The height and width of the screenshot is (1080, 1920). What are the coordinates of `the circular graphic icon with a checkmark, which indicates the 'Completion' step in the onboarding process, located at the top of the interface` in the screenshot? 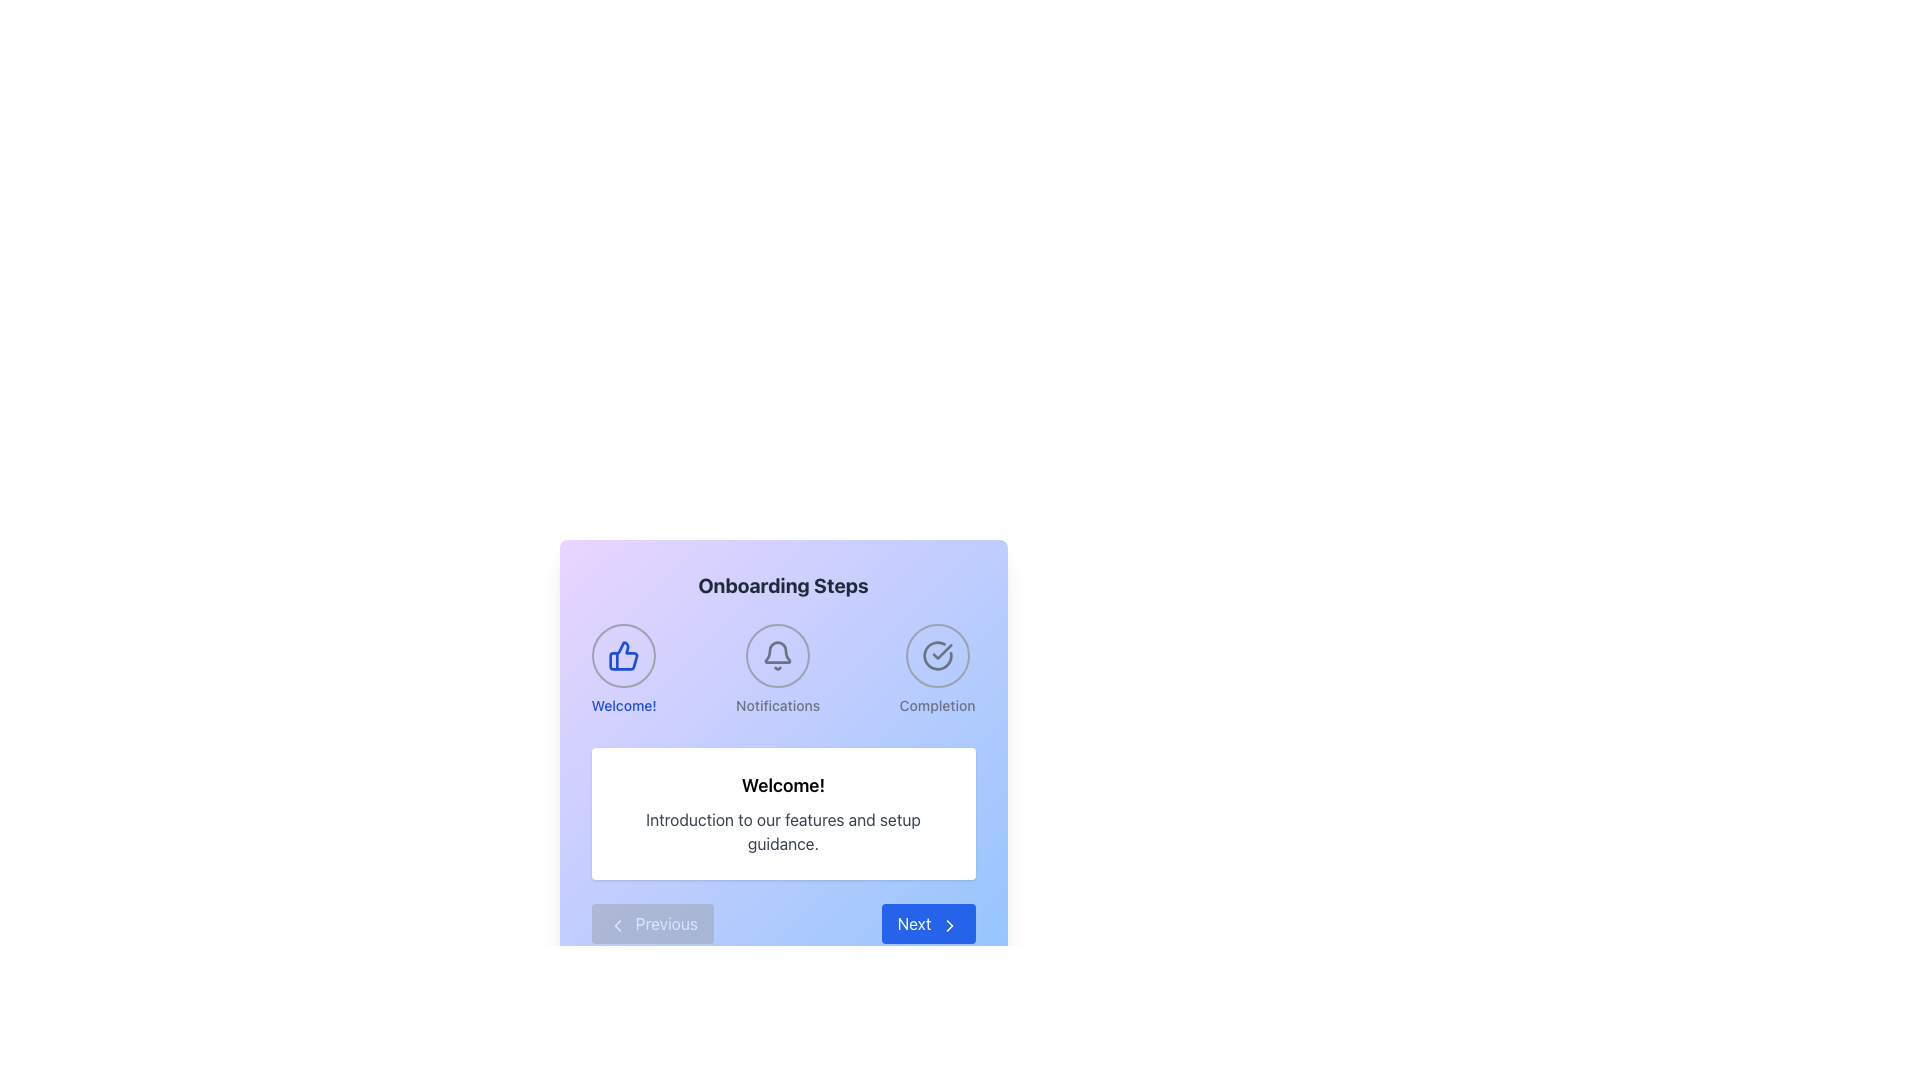 It's located at (936, 655).